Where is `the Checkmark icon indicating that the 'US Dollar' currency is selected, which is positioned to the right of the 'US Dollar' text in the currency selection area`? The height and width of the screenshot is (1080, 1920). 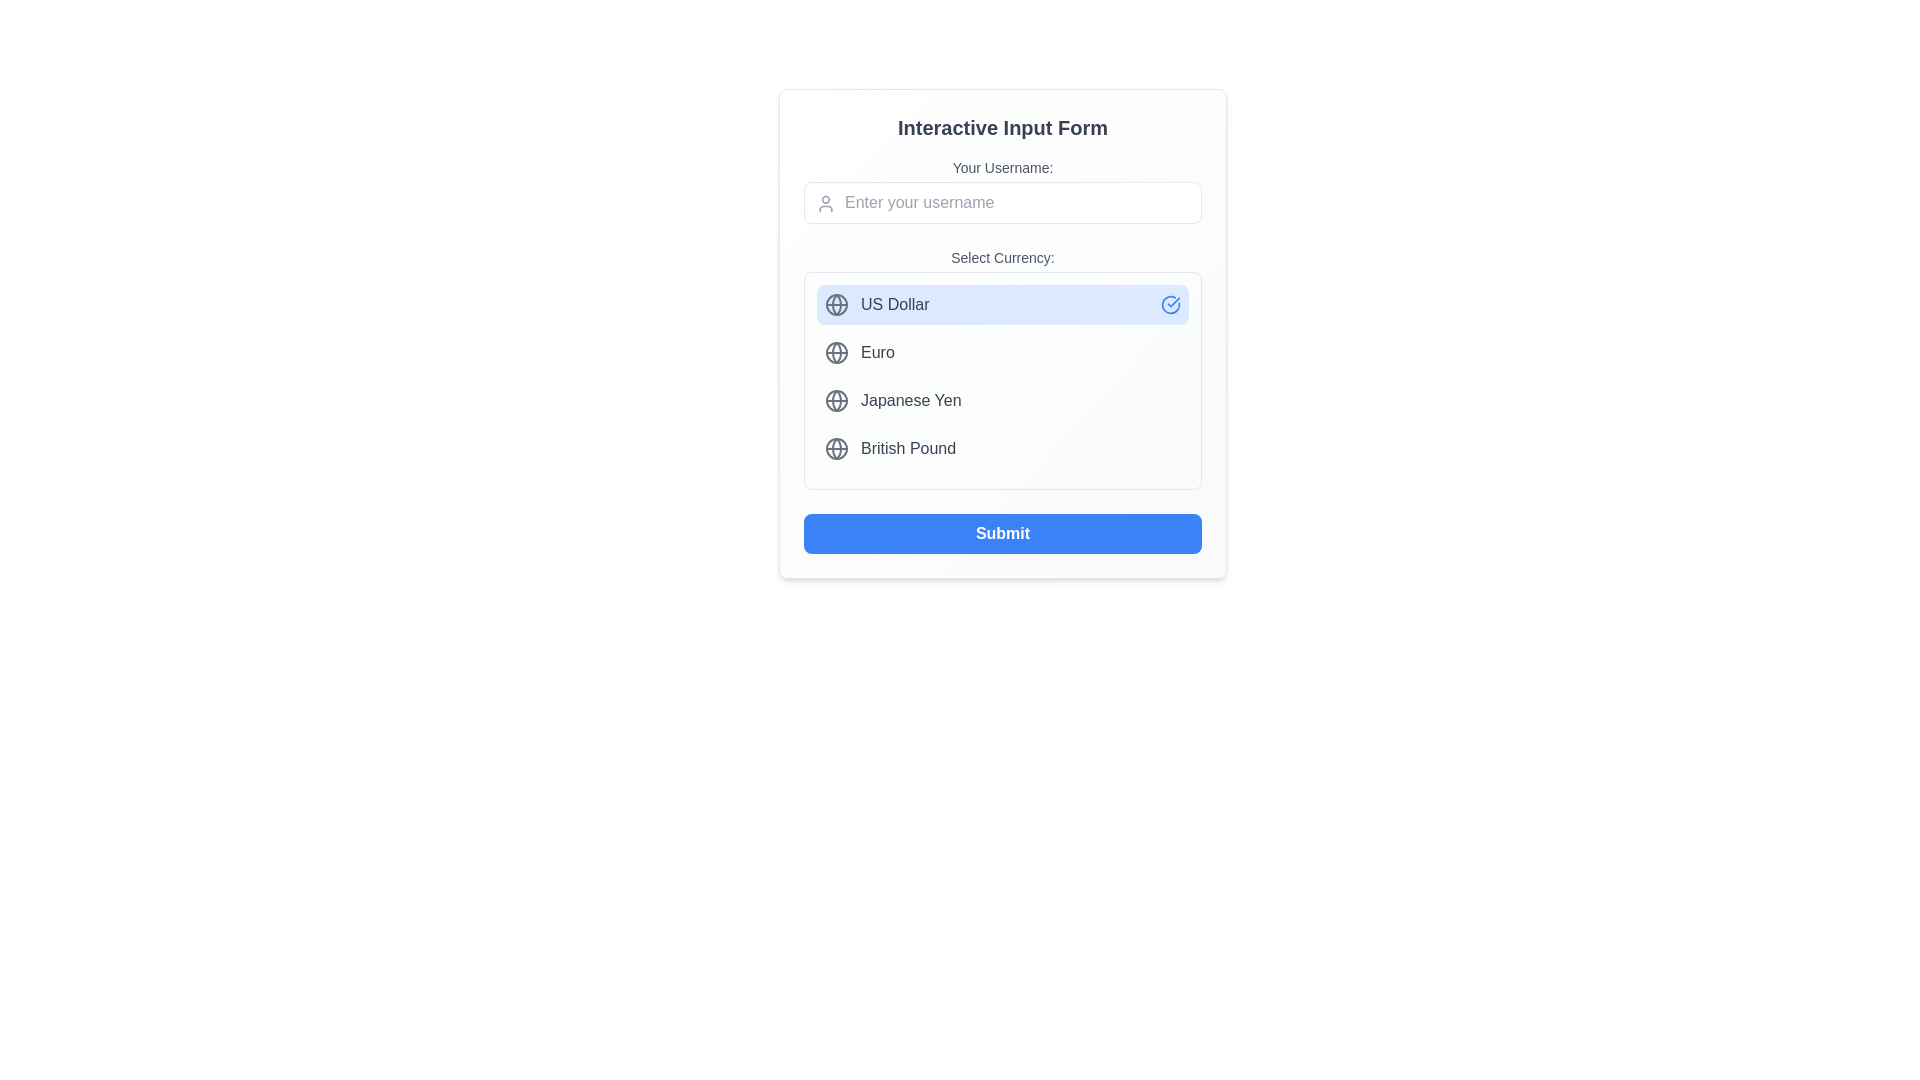 the Checkmark icon indicating that the 'US Dollar' currency is selected, which is positioned to the right of the 'US Dollar' text in the currency selection area is located at coordinates (1171, 304).